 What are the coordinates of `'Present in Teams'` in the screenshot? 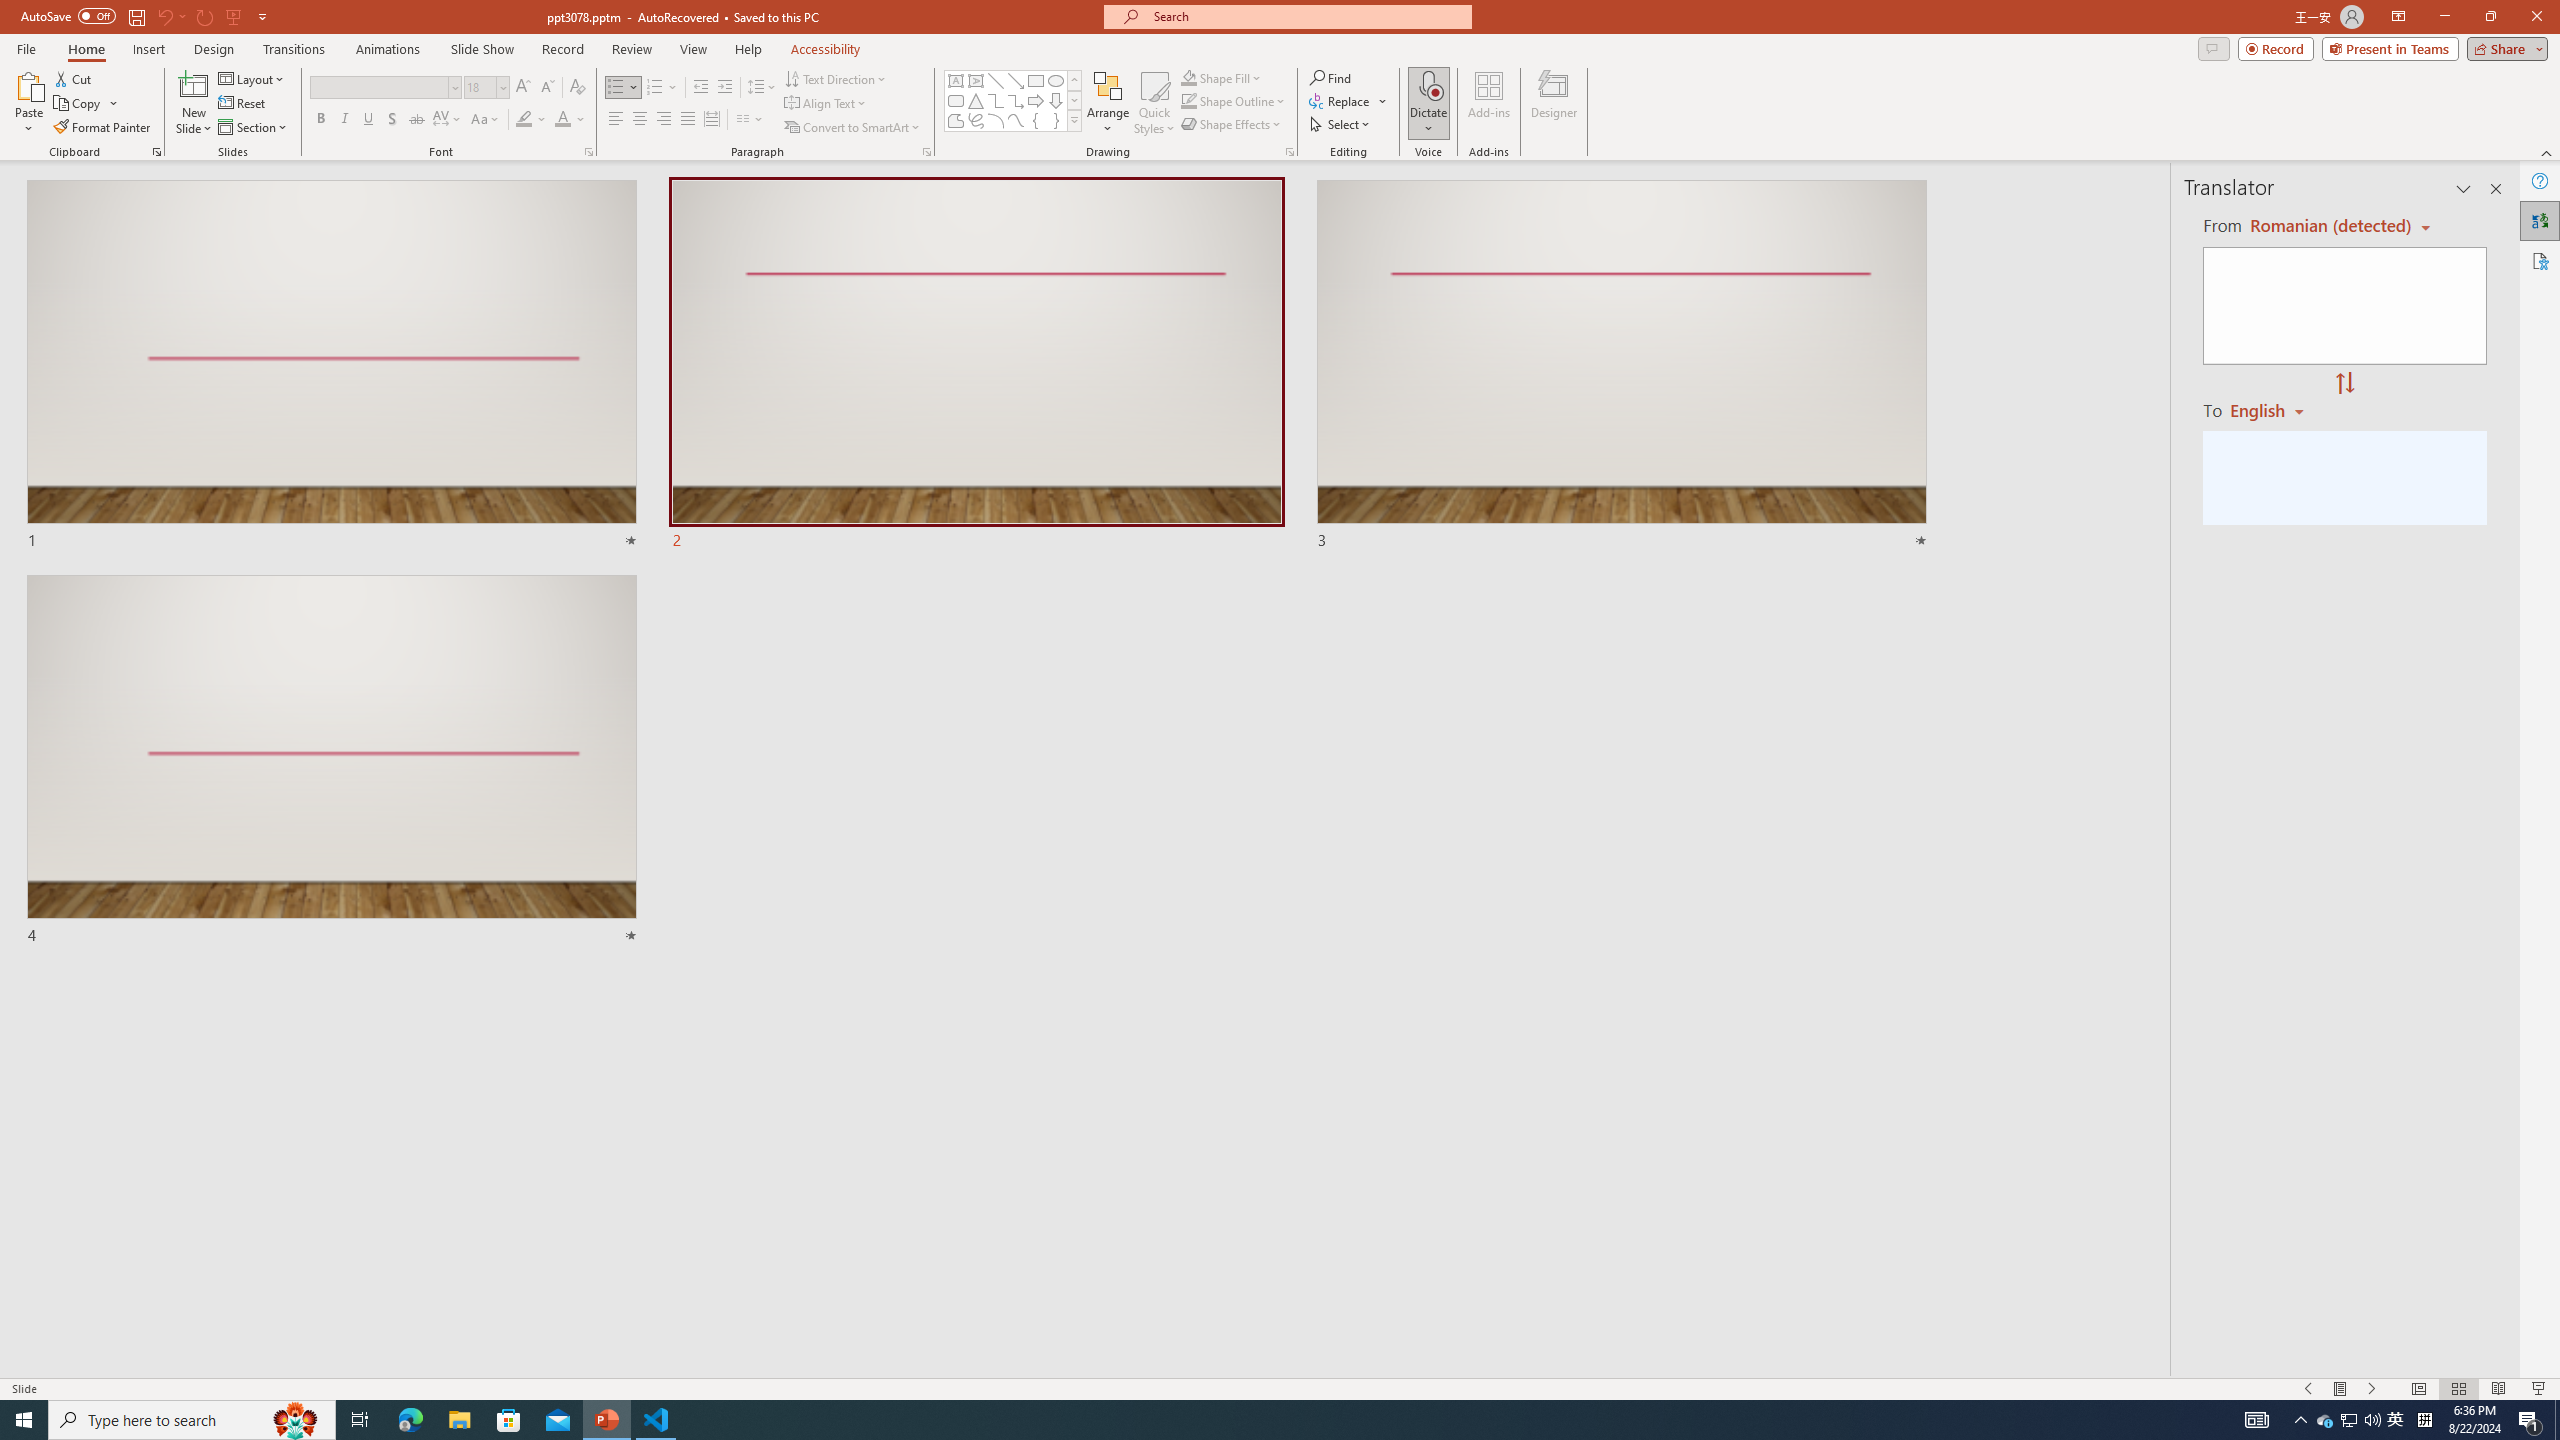 It's located at (2390, 47).